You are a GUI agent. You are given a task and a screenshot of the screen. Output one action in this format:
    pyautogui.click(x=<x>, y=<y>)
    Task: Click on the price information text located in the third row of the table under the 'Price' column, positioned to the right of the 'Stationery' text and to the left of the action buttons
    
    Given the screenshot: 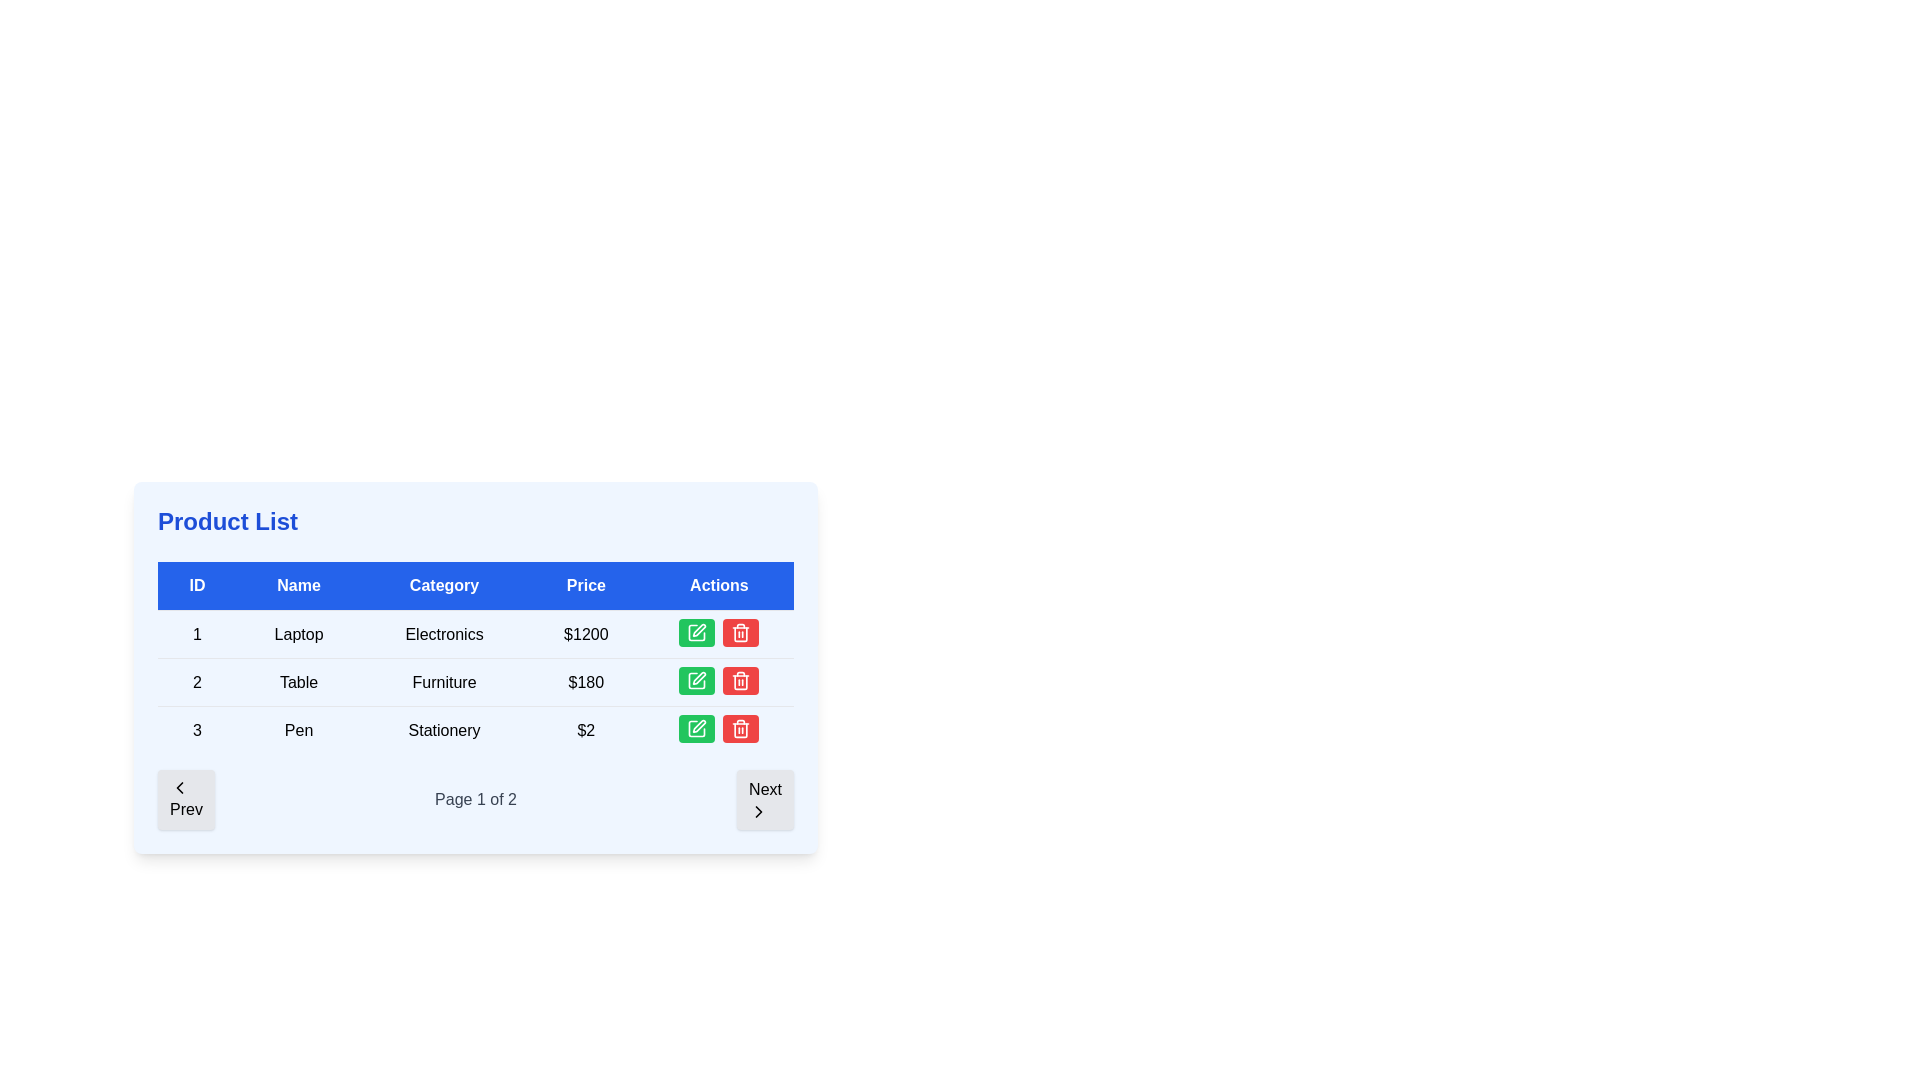 What is the action you would take?
    pyautogui.click(x=585, y=730)
    